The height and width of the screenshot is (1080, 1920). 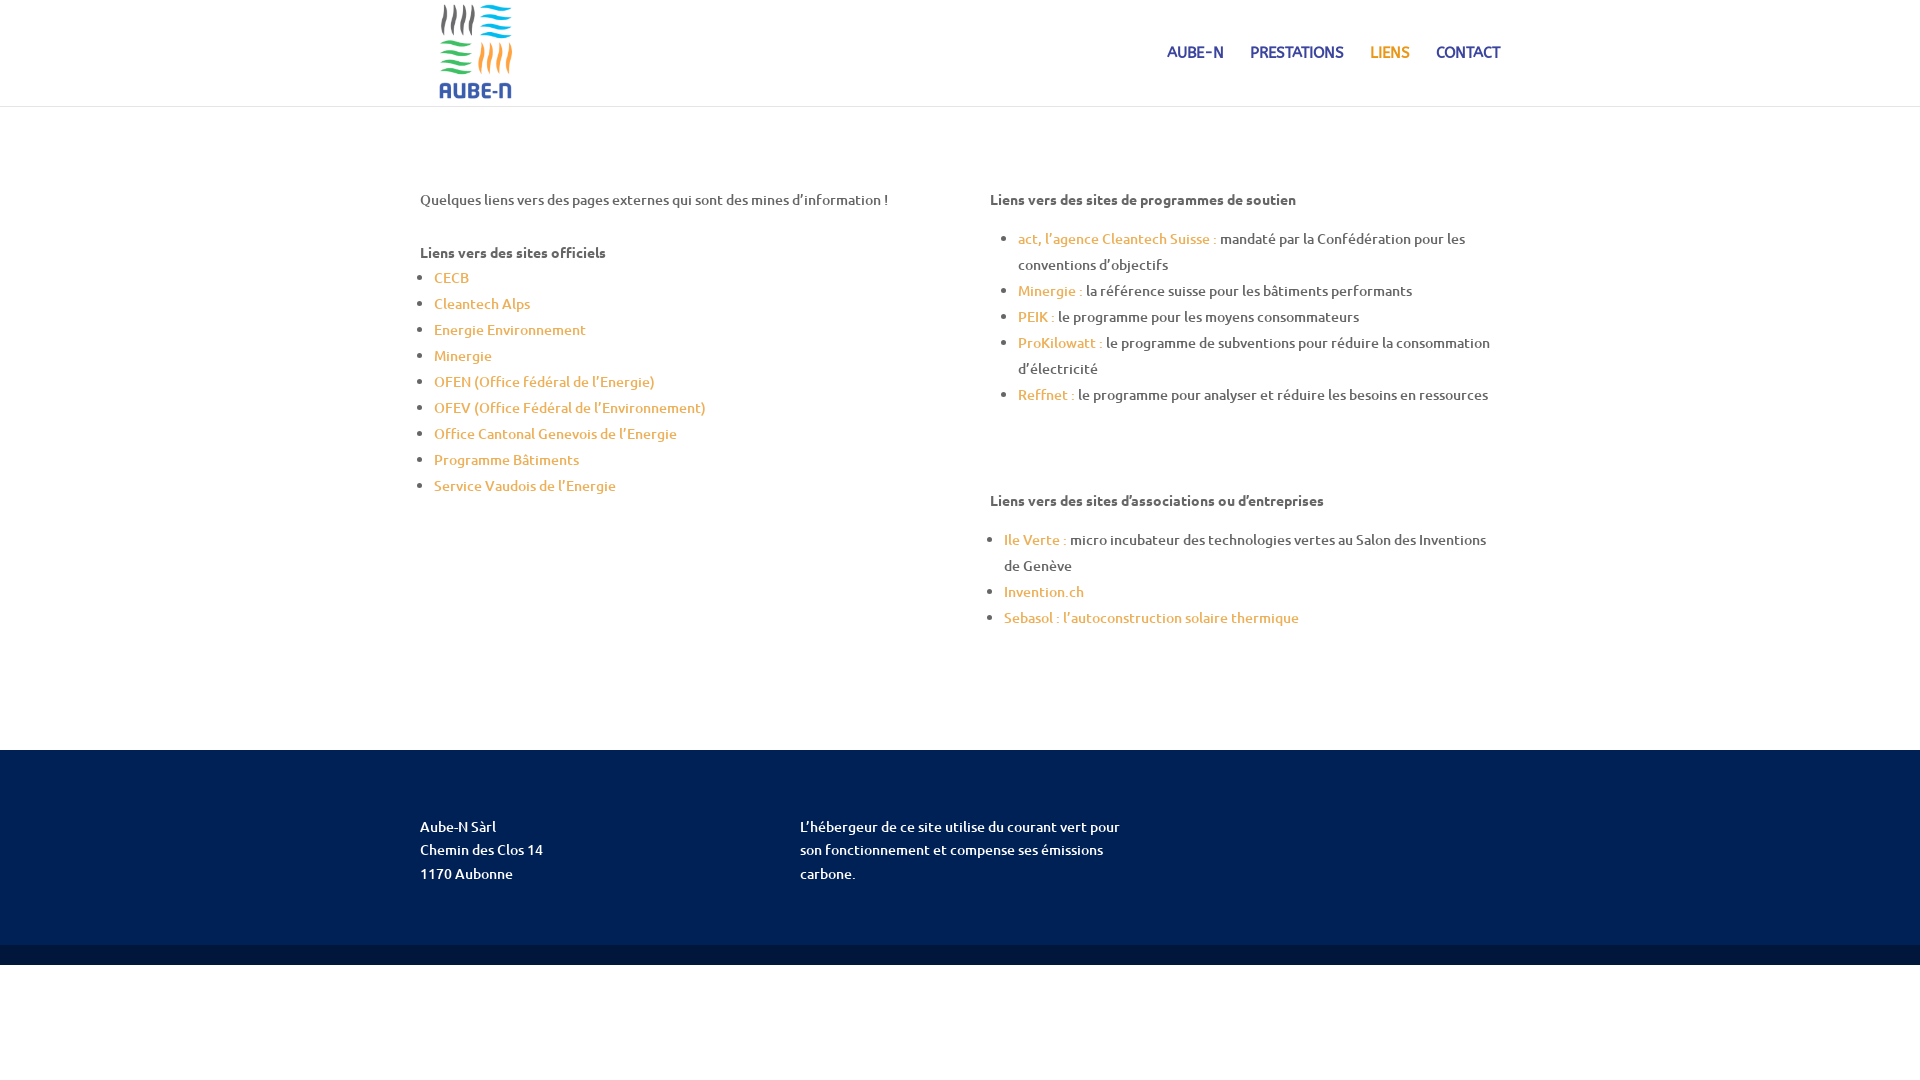 I want to click on 'CONTACT', so click(x=1468, y=75).